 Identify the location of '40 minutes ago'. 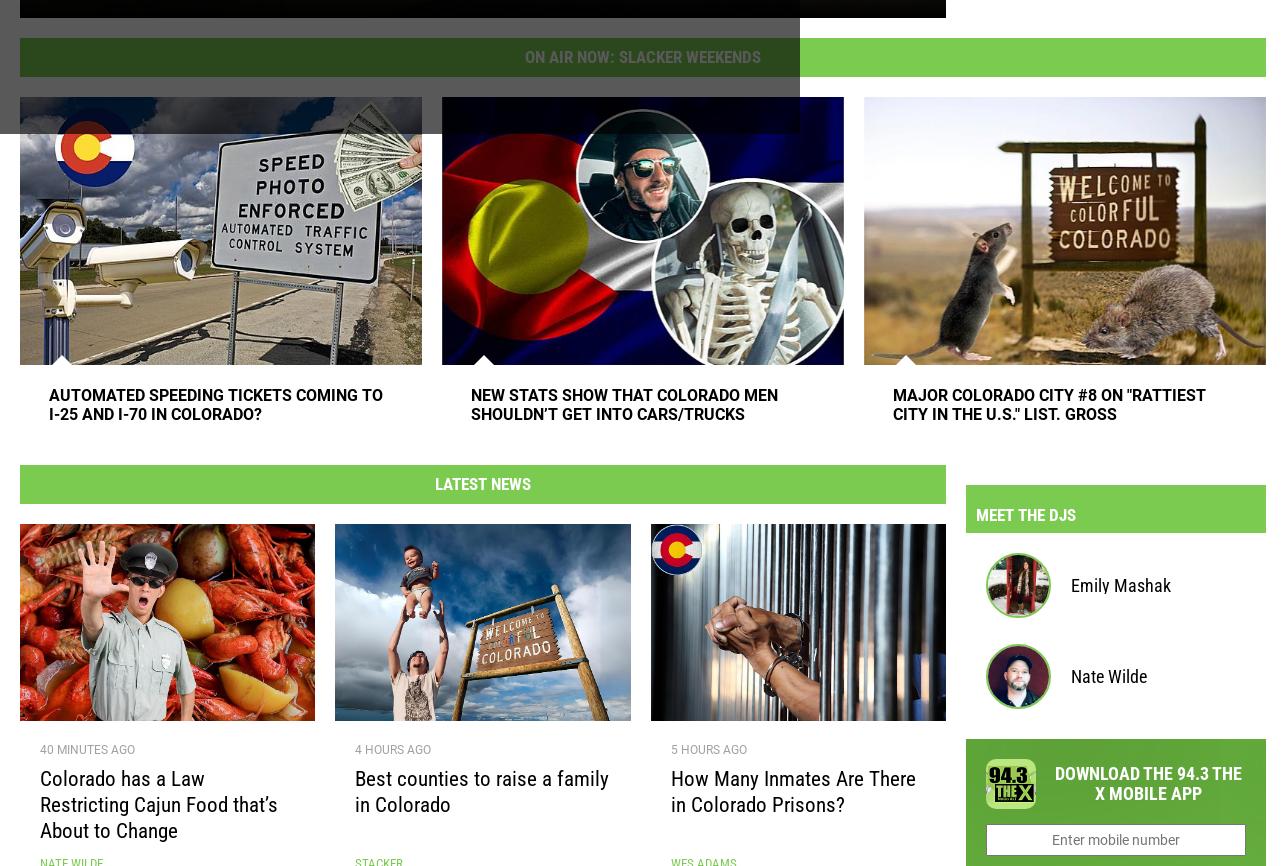
(87, 757).